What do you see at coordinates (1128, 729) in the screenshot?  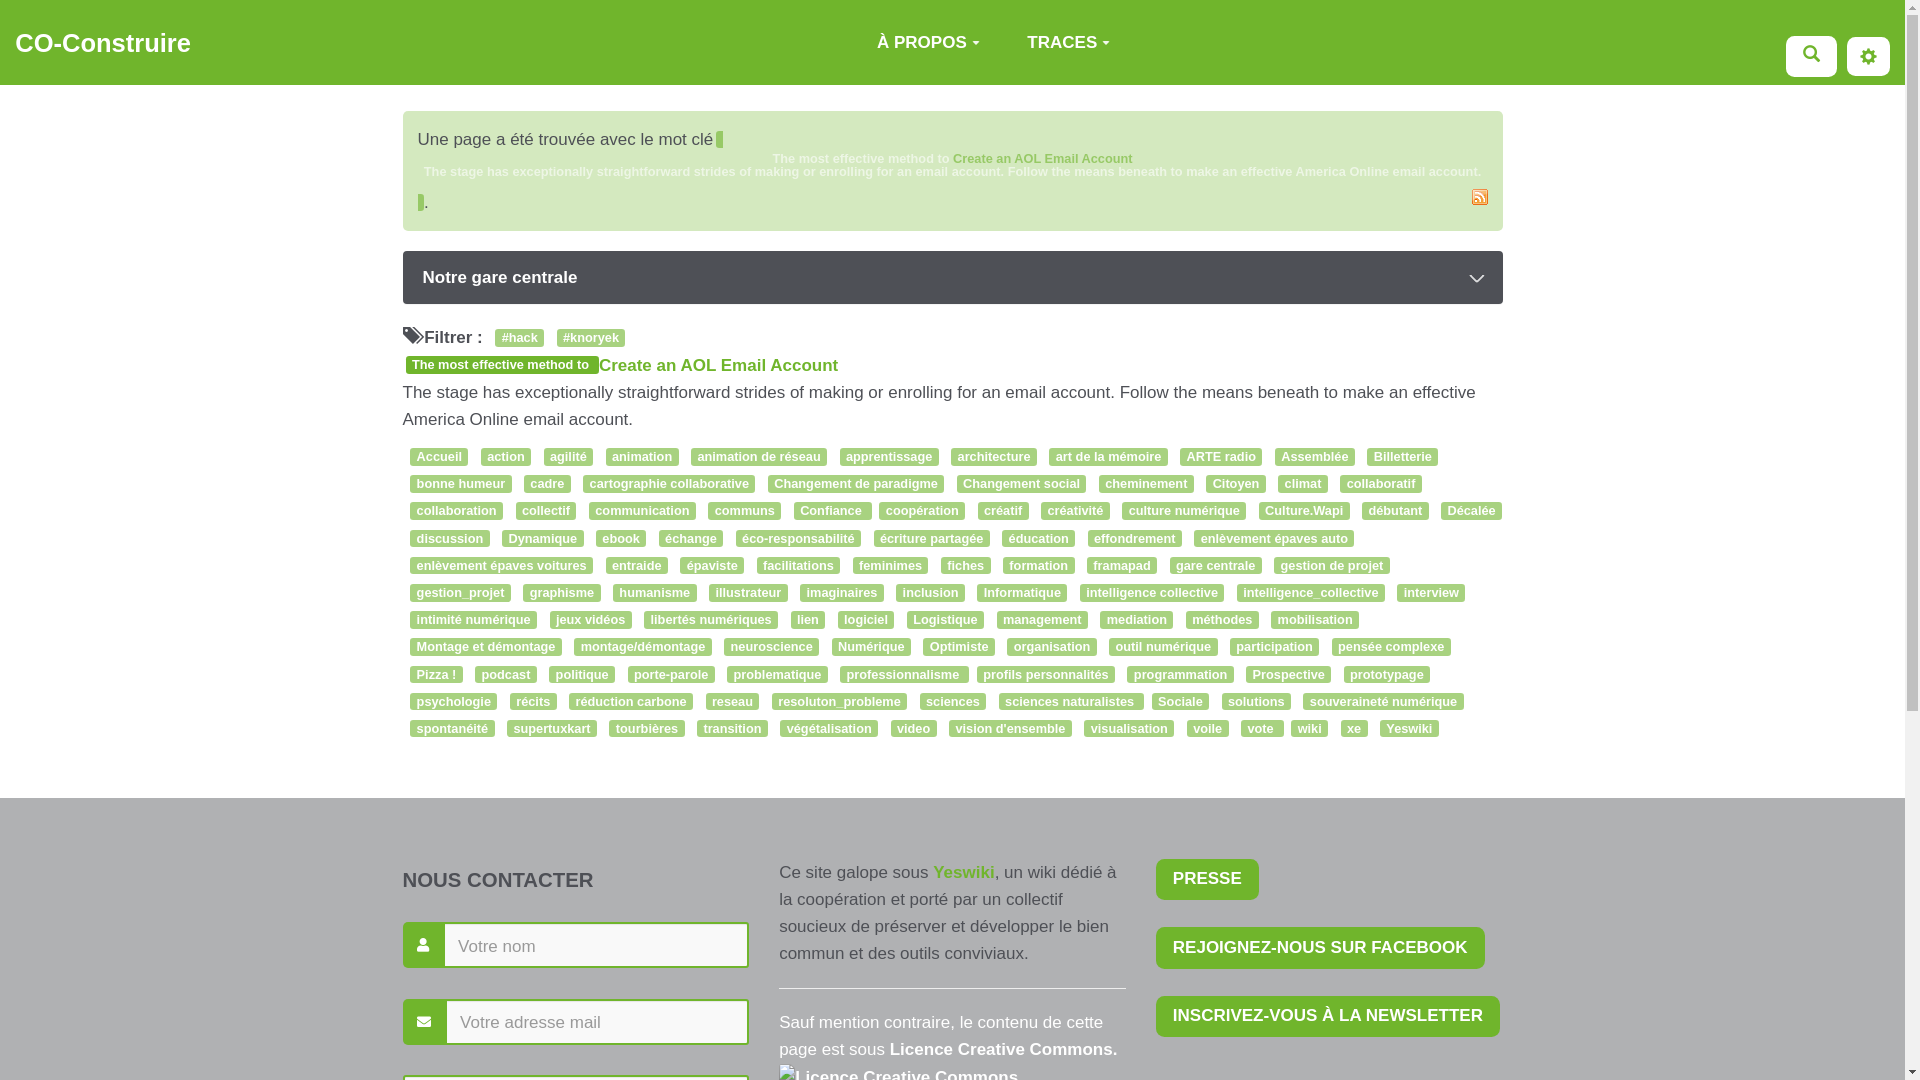 I see `'visualisation'` at bounding box center [1128, 729].